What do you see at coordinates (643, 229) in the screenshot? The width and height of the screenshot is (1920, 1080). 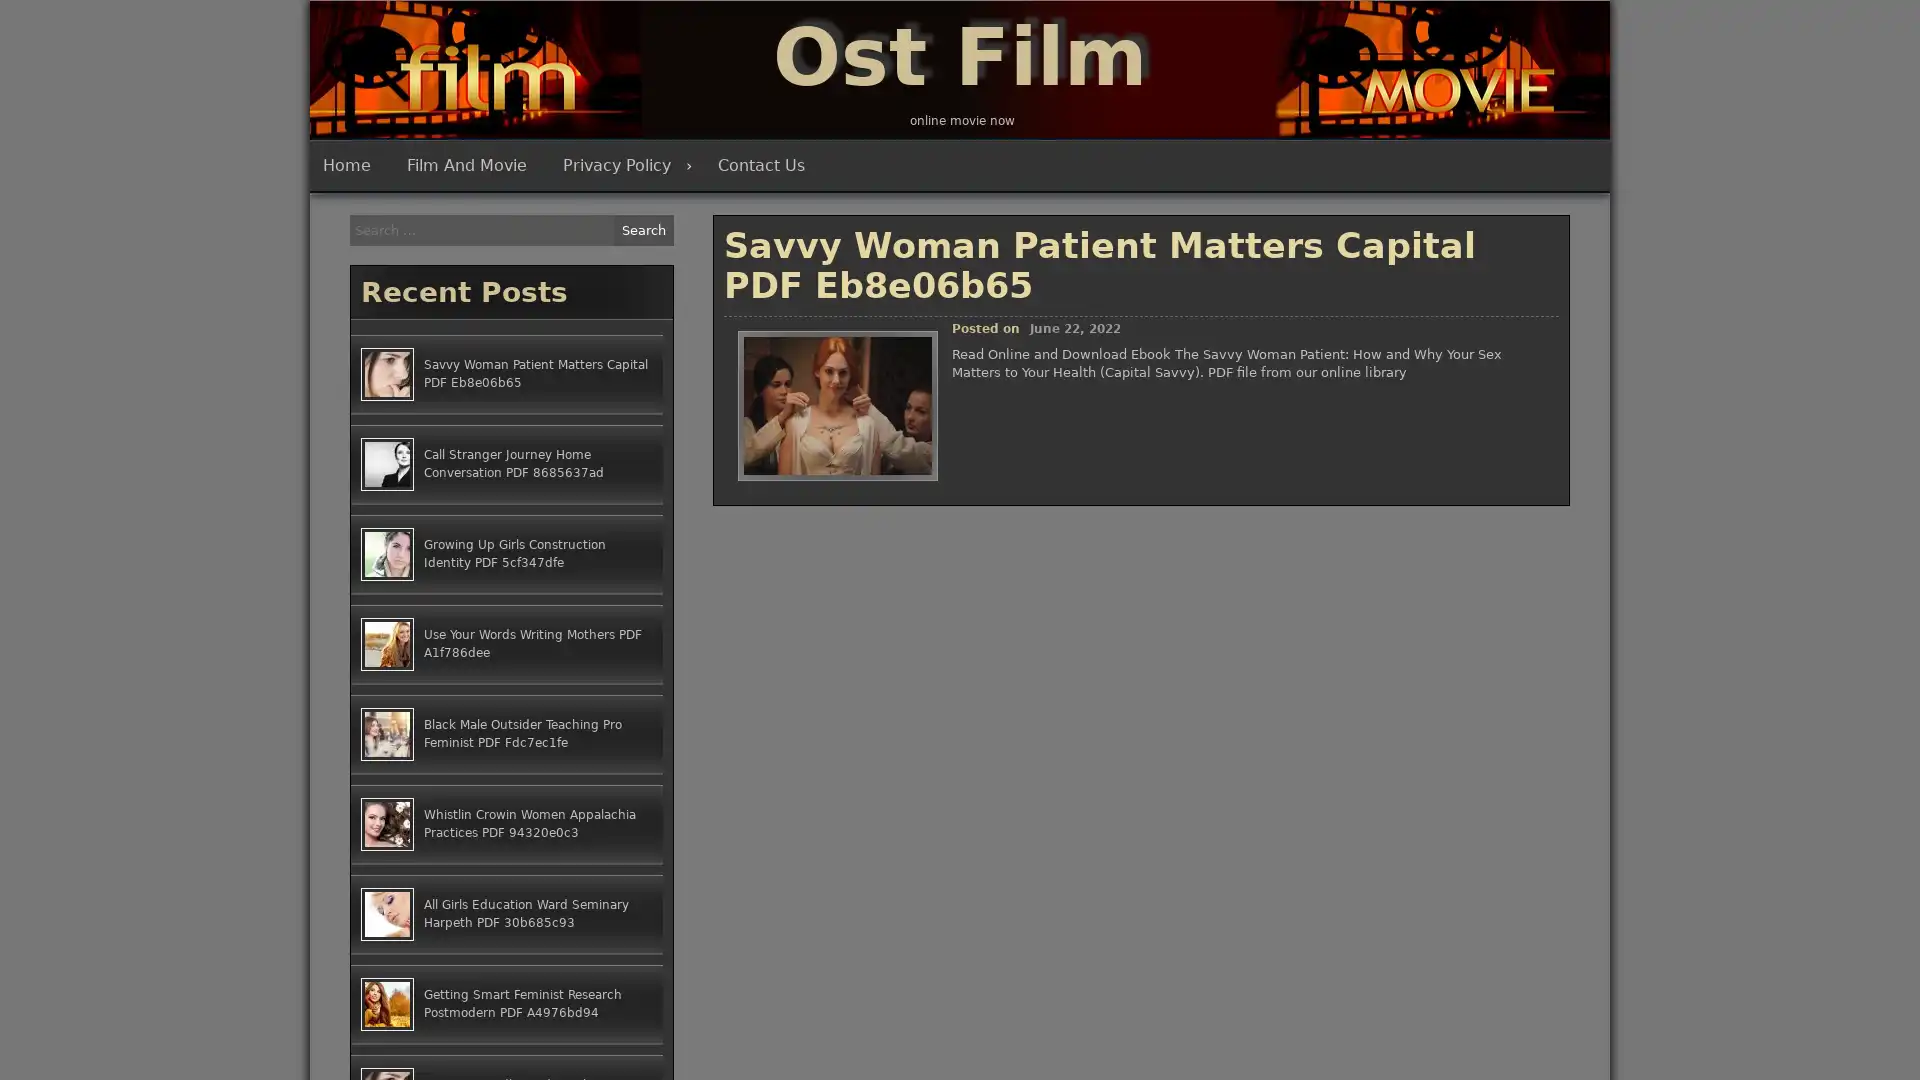 I see `Search` at bounding box center [643, 229].